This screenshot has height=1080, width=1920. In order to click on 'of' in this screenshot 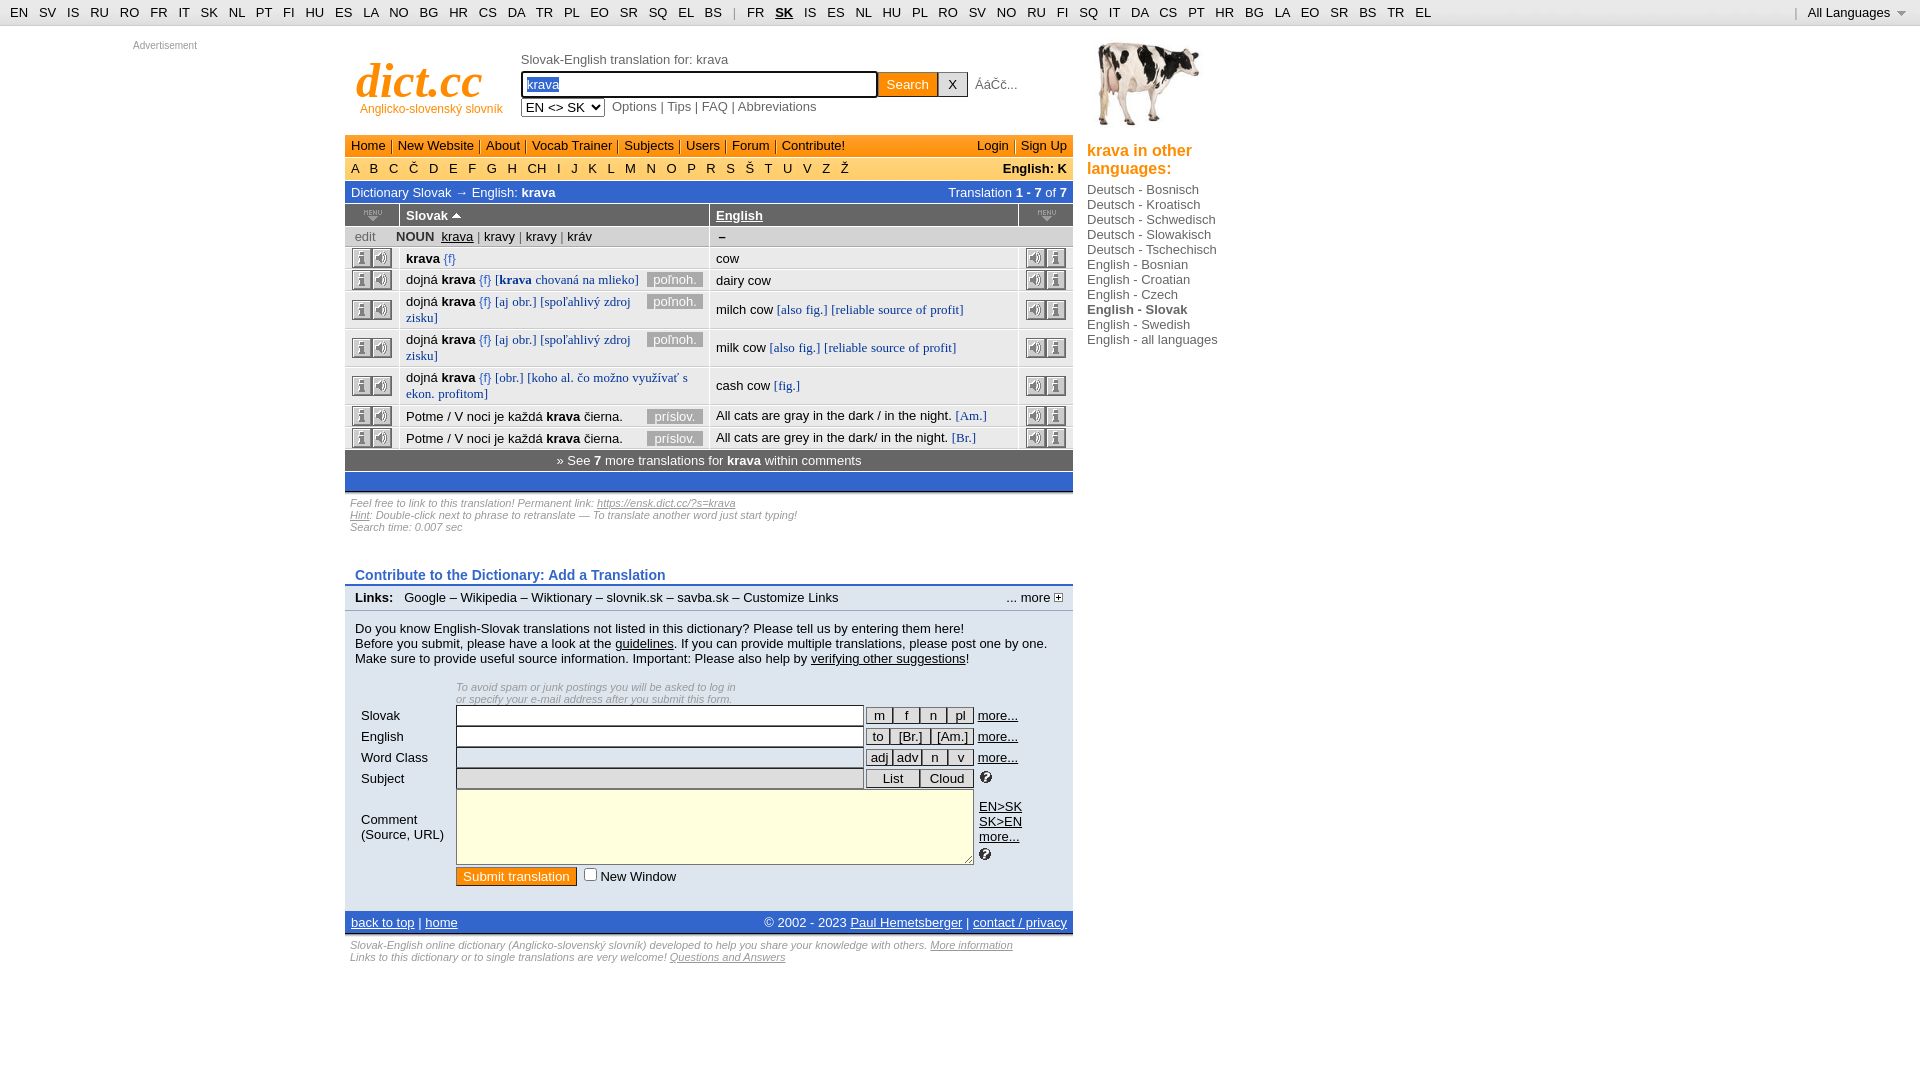, I will do `click(920, 309)`.